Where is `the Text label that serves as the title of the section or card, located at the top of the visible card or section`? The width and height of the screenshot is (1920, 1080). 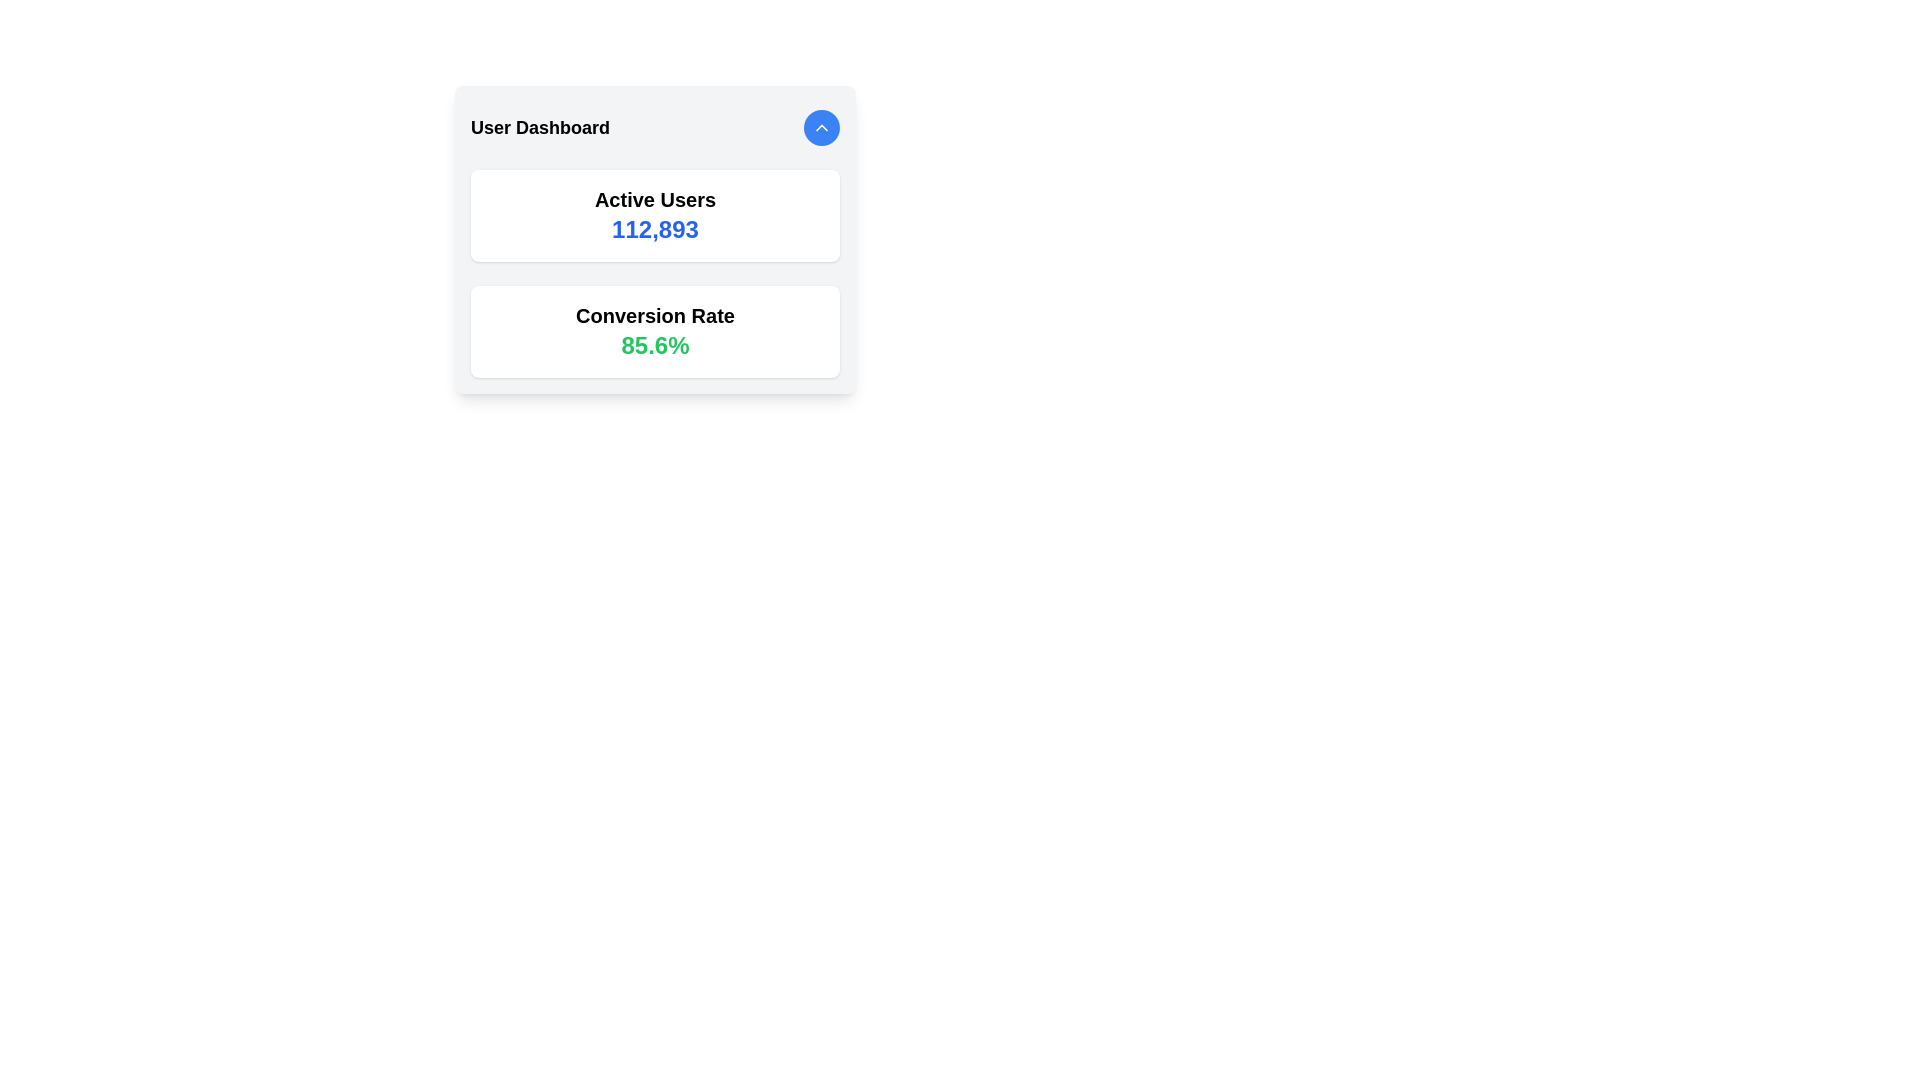 the Text label that serves as the title of the section or card, located at the top of the visible card or section is located at coordinates (540, 127).